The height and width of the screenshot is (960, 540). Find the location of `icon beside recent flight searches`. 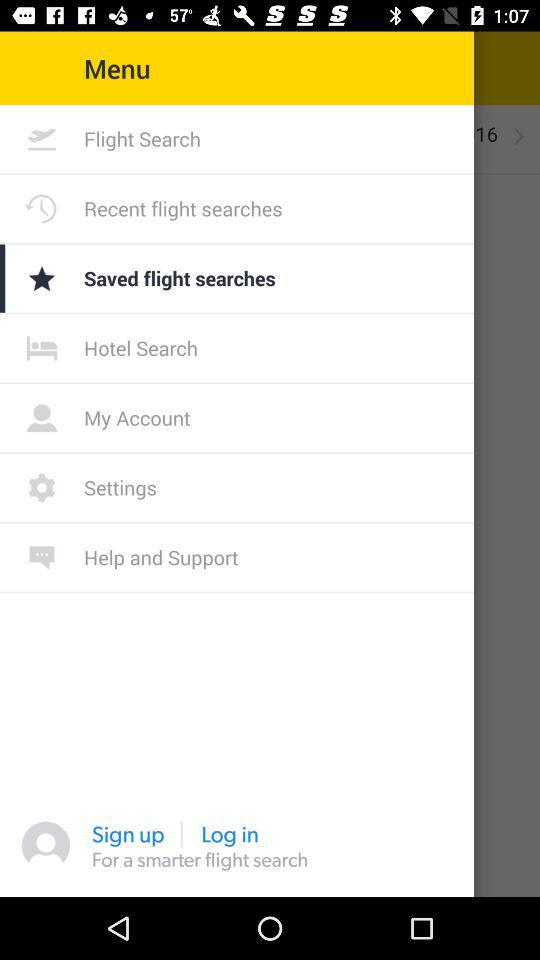

icon beside recent flight searches is located at coordinates (42, 208).